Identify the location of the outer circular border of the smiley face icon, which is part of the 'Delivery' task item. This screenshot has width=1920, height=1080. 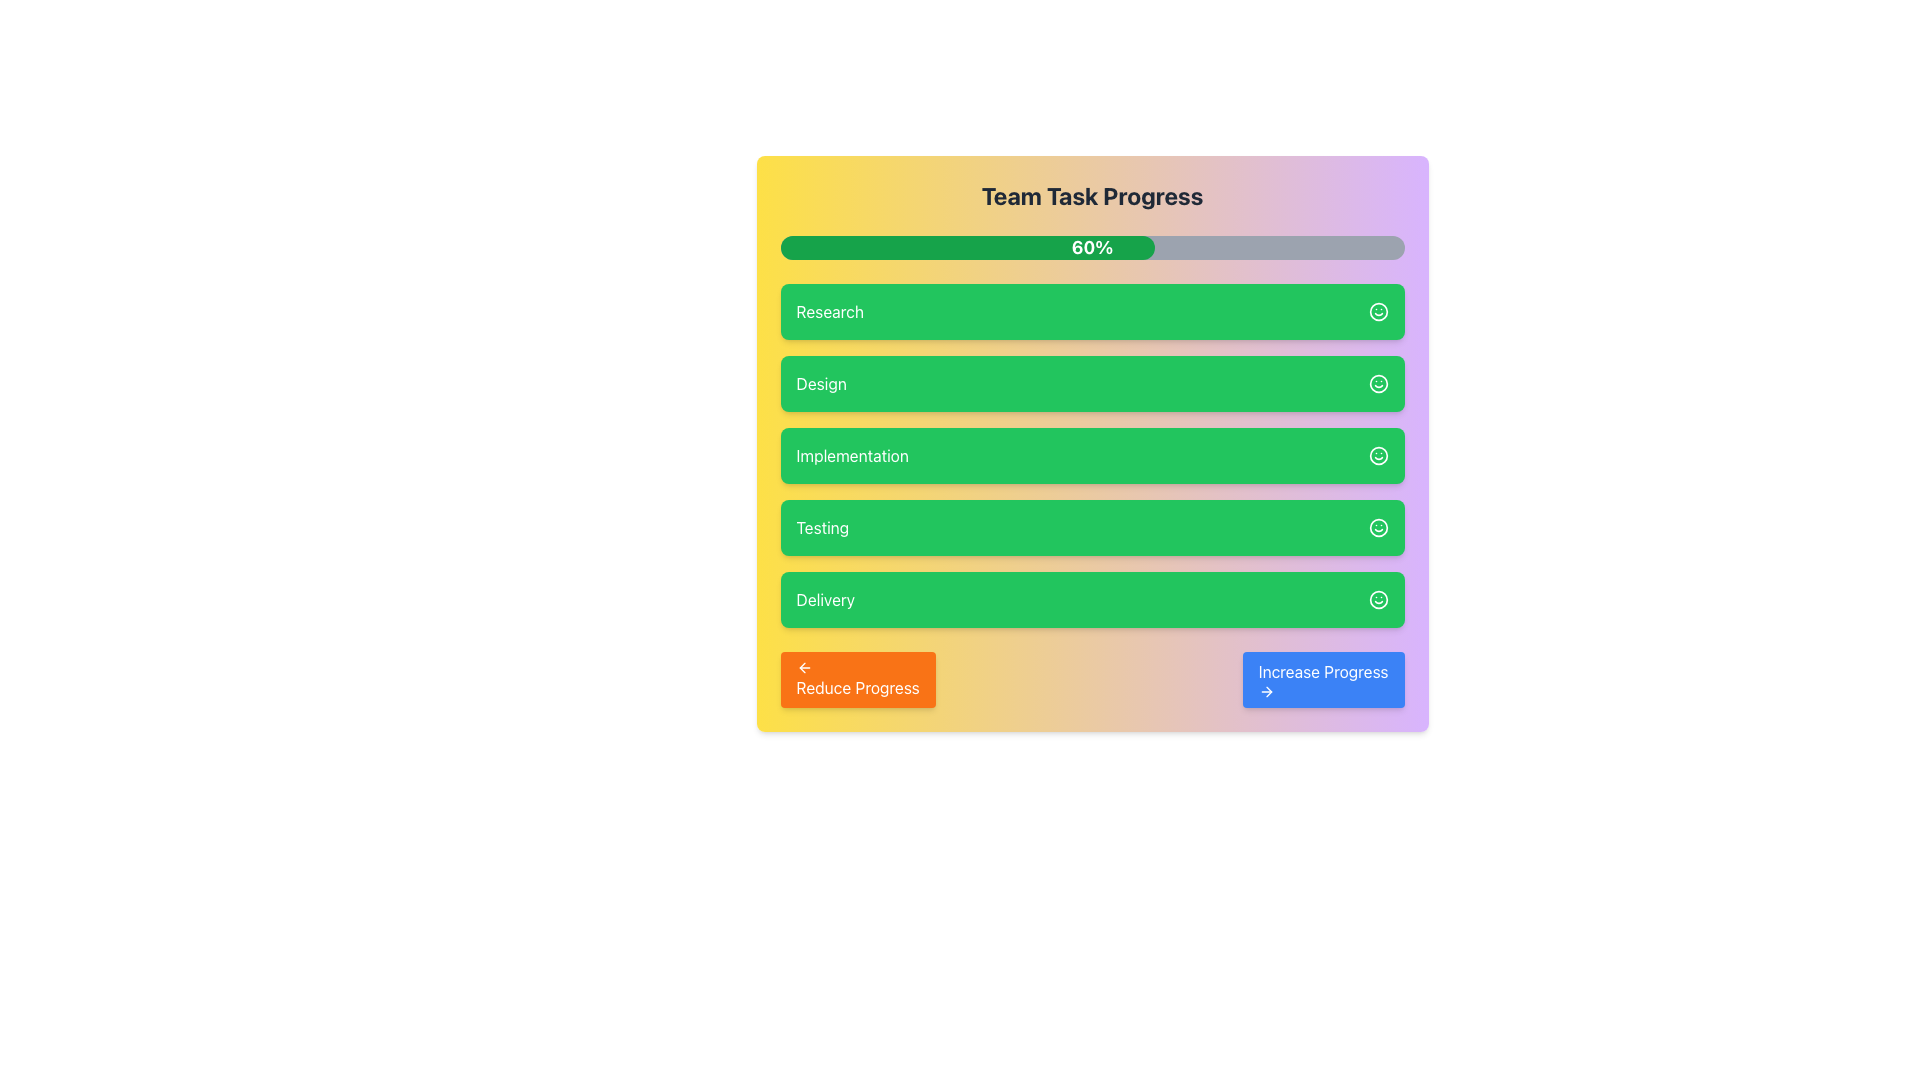
(1377, 599).